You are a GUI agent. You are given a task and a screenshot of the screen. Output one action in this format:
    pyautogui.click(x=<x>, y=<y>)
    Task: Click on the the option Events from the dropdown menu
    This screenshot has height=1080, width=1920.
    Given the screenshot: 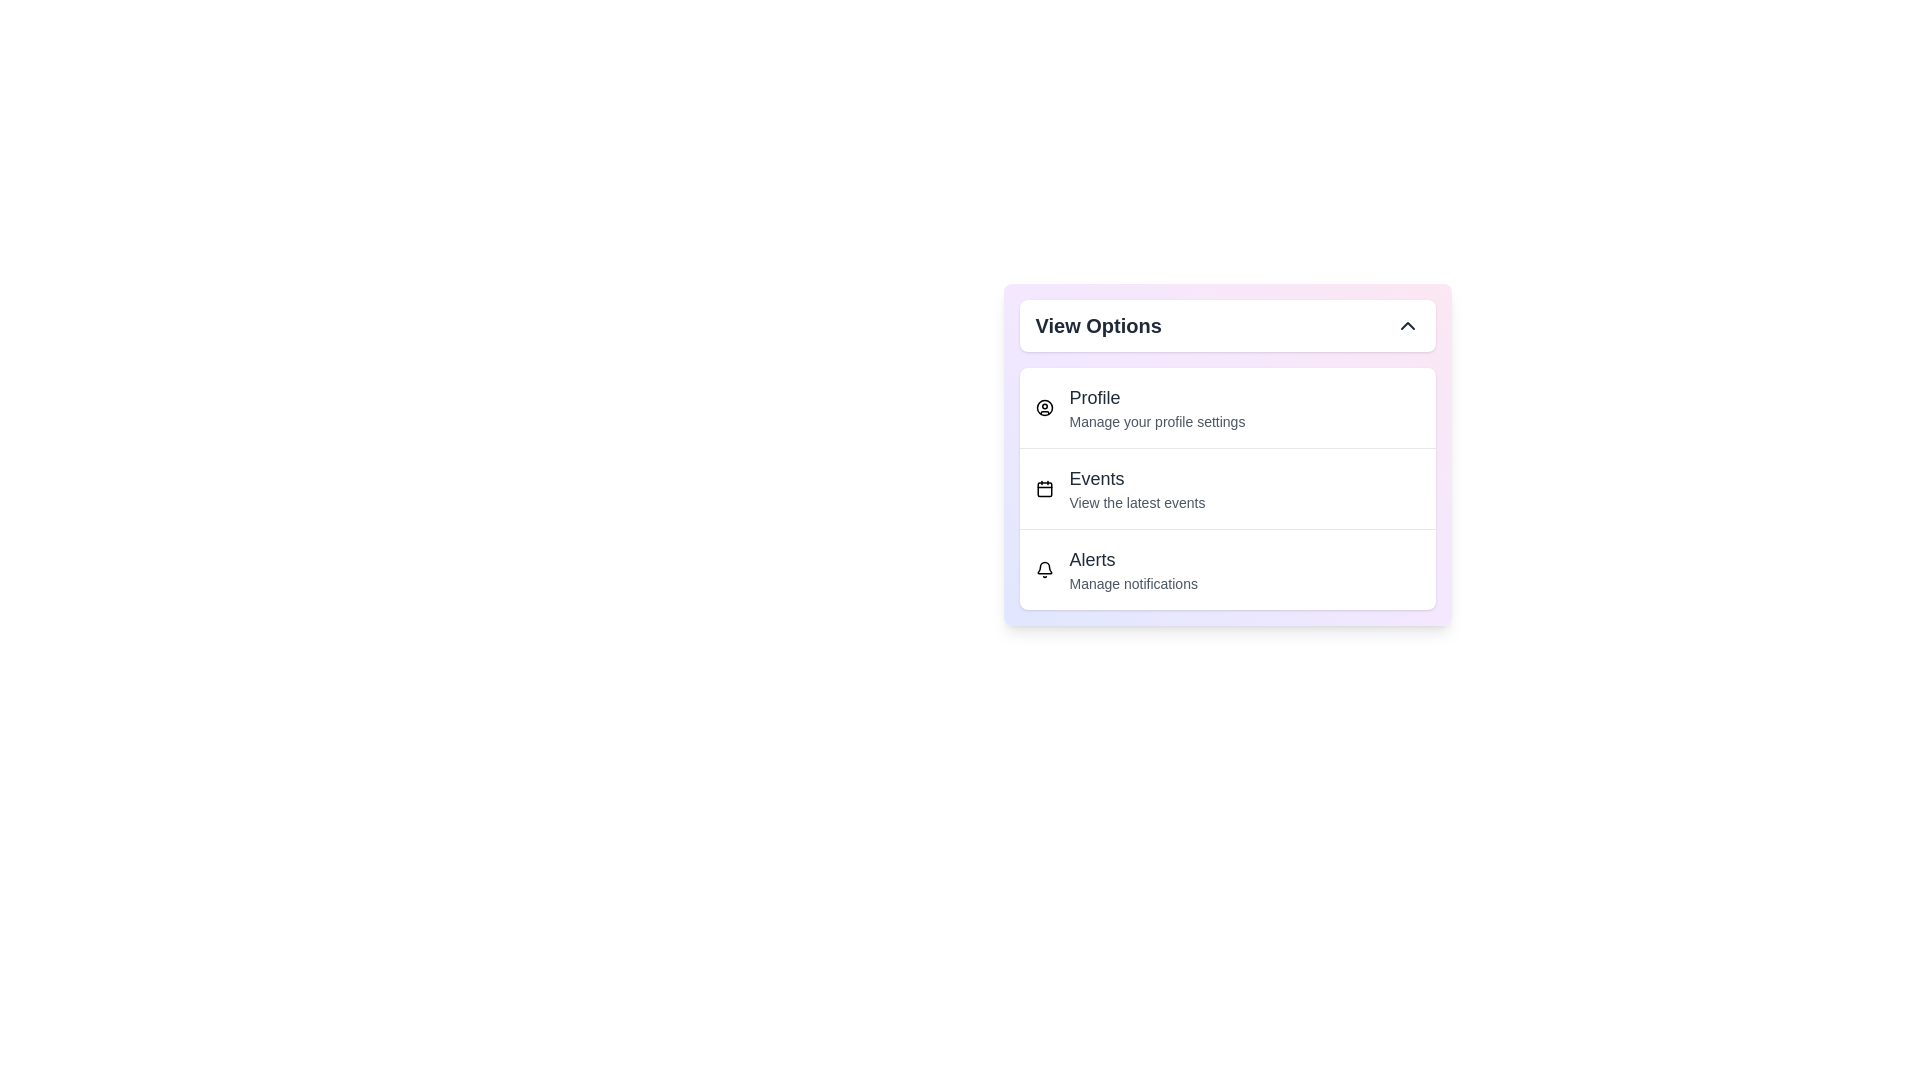 What is the action you would take?
    pyautogui.click(x=1226, y=488)
    